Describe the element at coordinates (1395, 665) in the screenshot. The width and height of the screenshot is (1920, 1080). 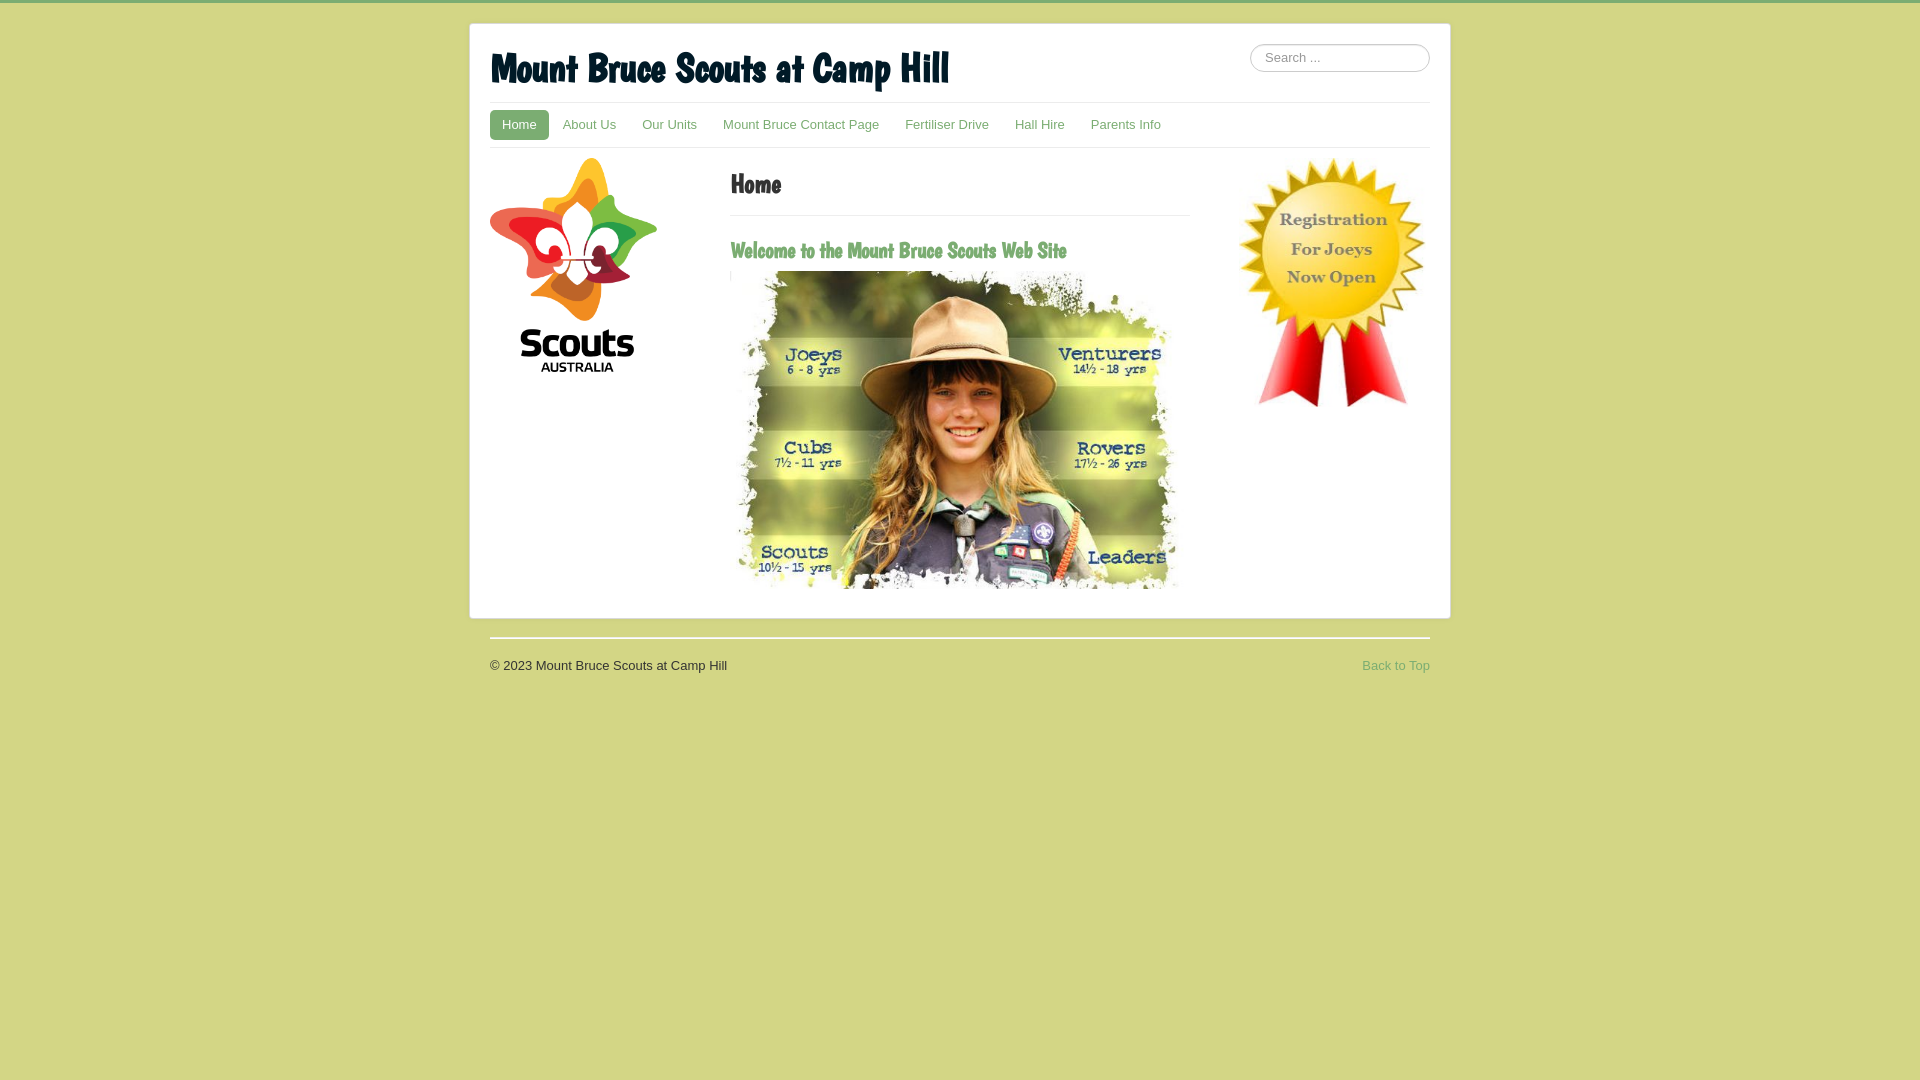
I see `'Back to Top'` at that location.